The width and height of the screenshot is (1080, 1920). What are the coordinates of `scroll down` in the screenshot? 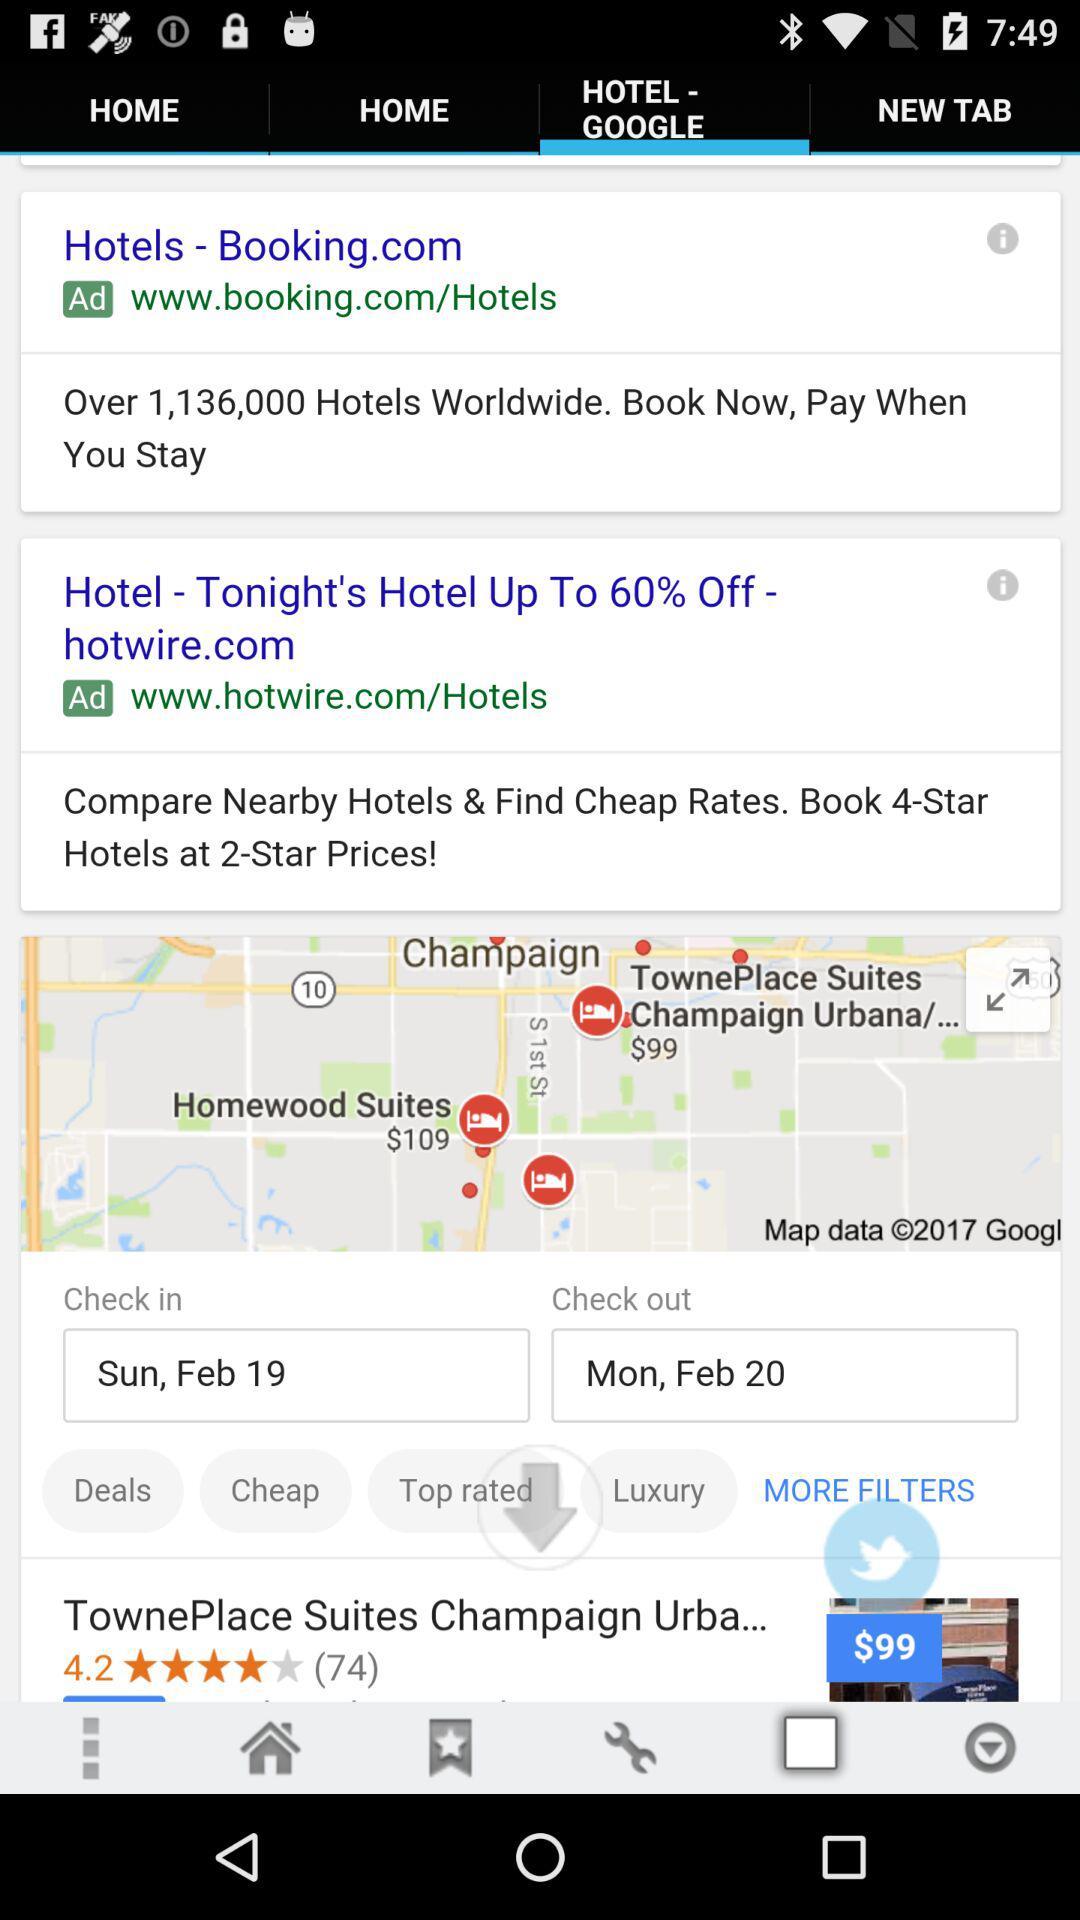 It's located at (540, 1507).